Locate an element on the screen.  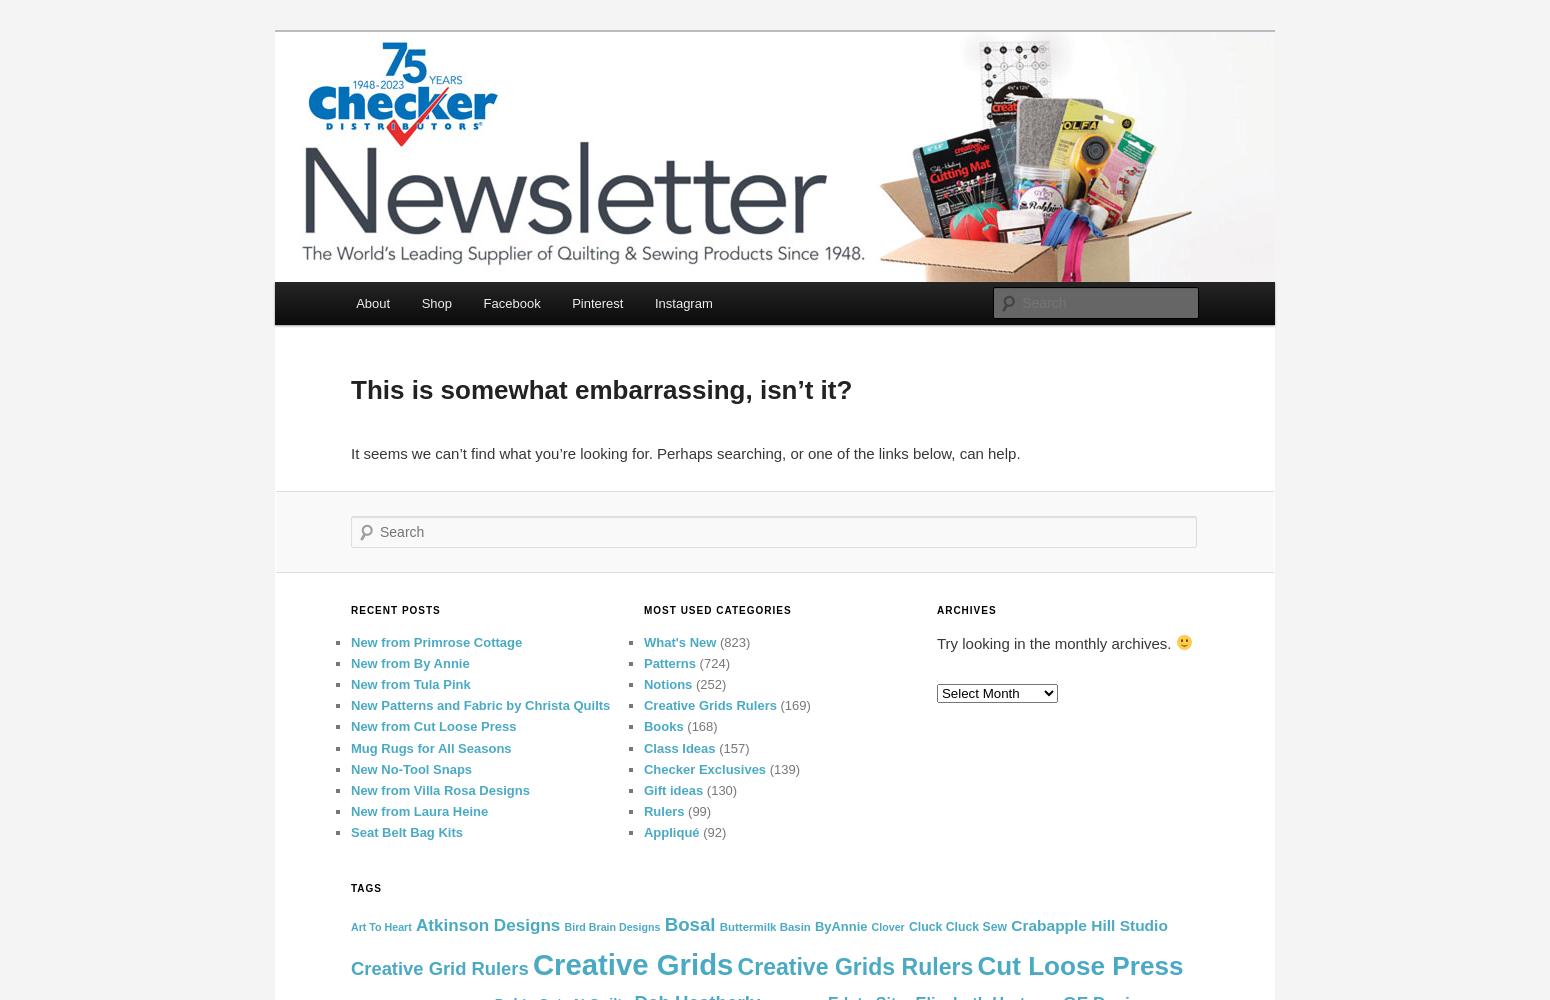
'(168)' is located at coordinates (699, 725).